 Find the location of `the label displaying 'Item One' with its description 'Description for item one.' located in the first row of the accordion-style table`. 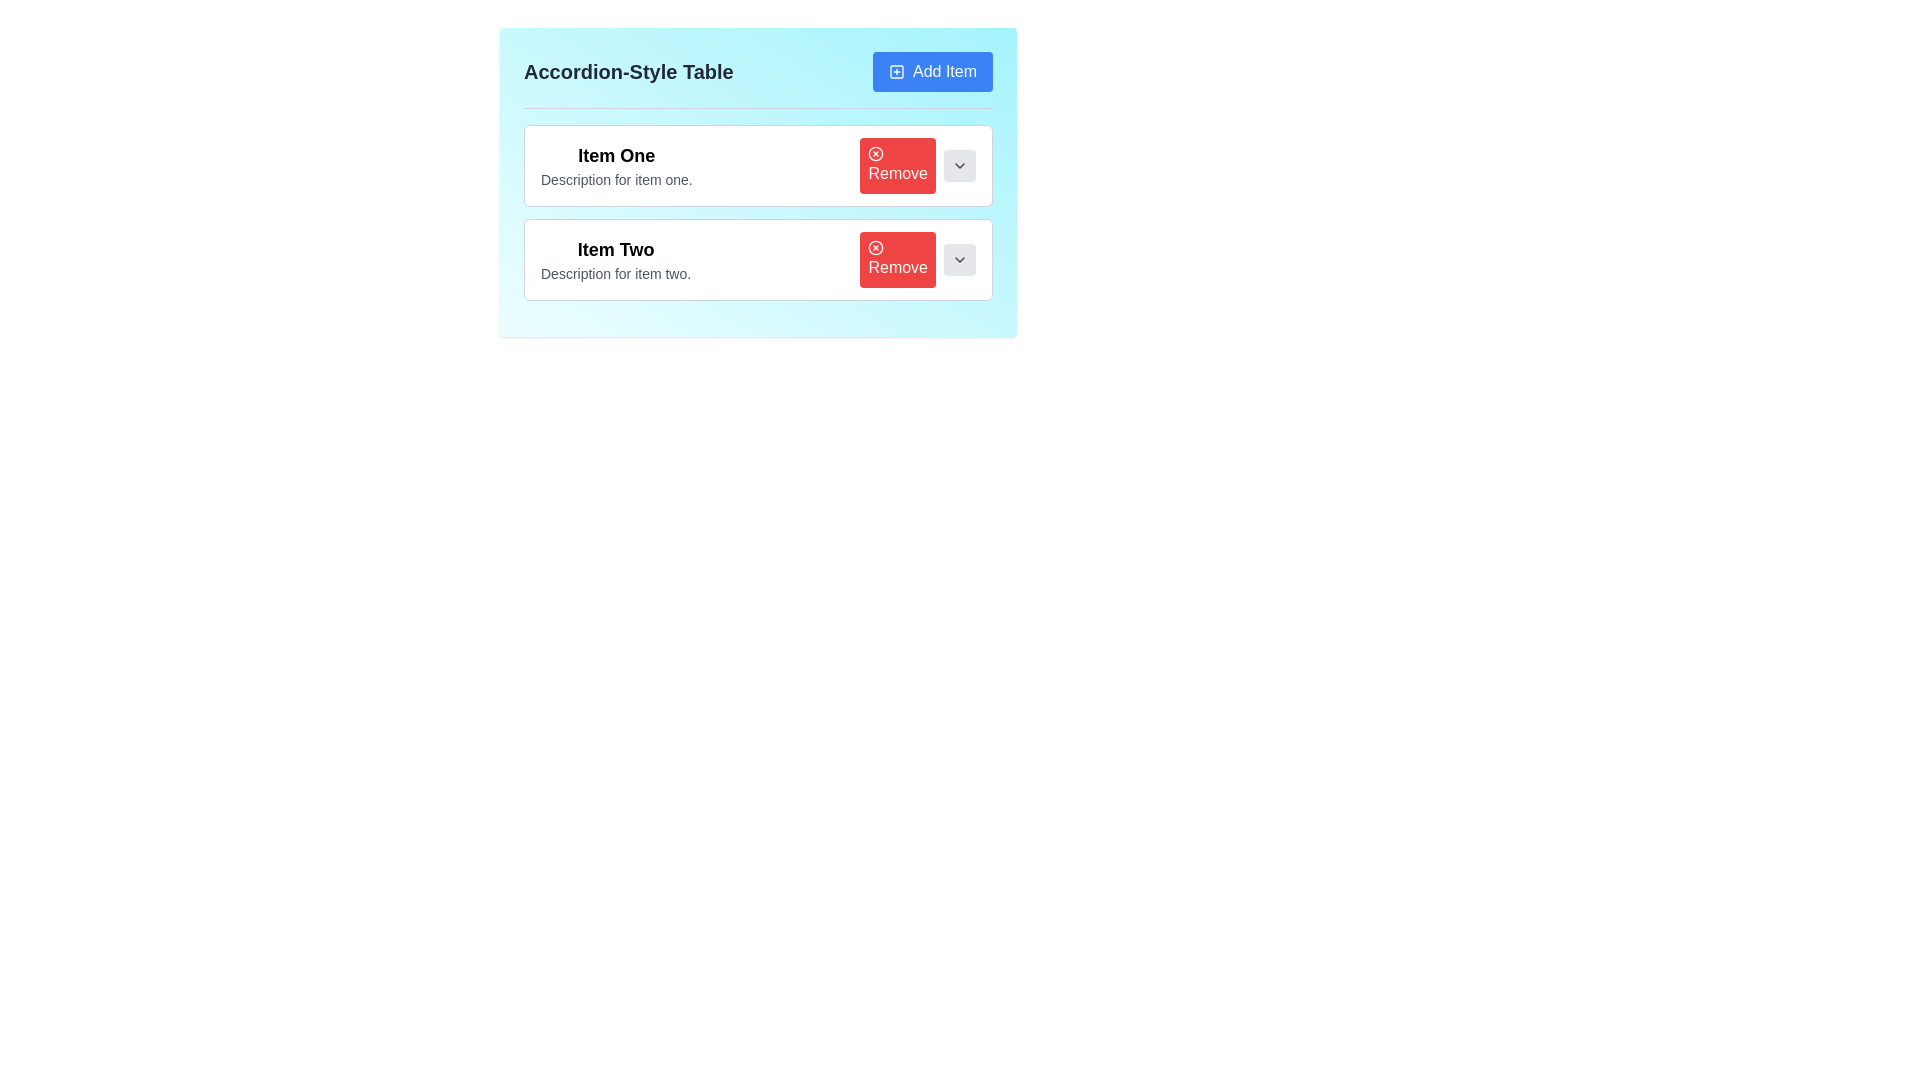

the label displaying 'Item One' with its description 'Description for item one.' located in the first row of the accordion-style table is located at coordinates (615, 164).